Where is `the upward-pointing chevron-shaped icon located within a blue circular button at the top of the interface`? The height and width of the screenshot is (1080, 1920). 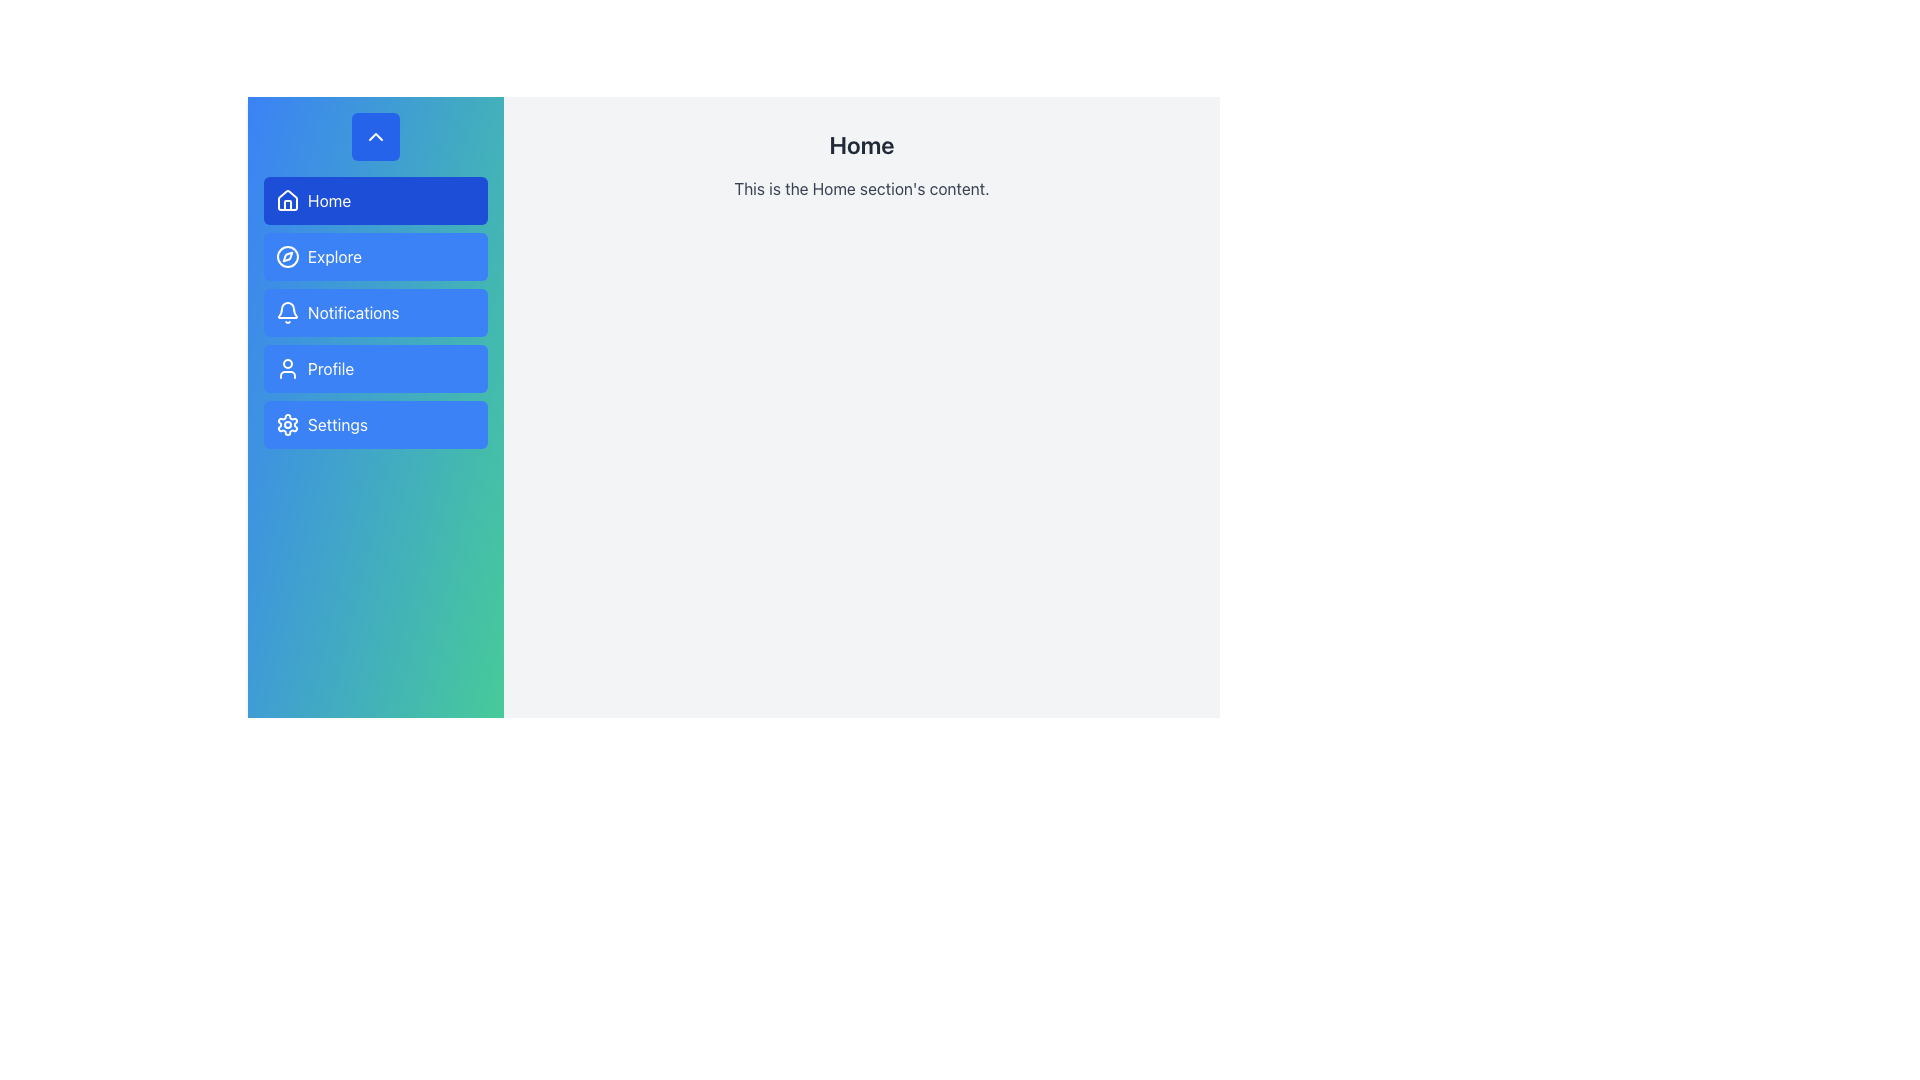 the upward-pointing chevron-shaped icon located within a blue circular button at the top of the interface is located at coordinates (375, 136).